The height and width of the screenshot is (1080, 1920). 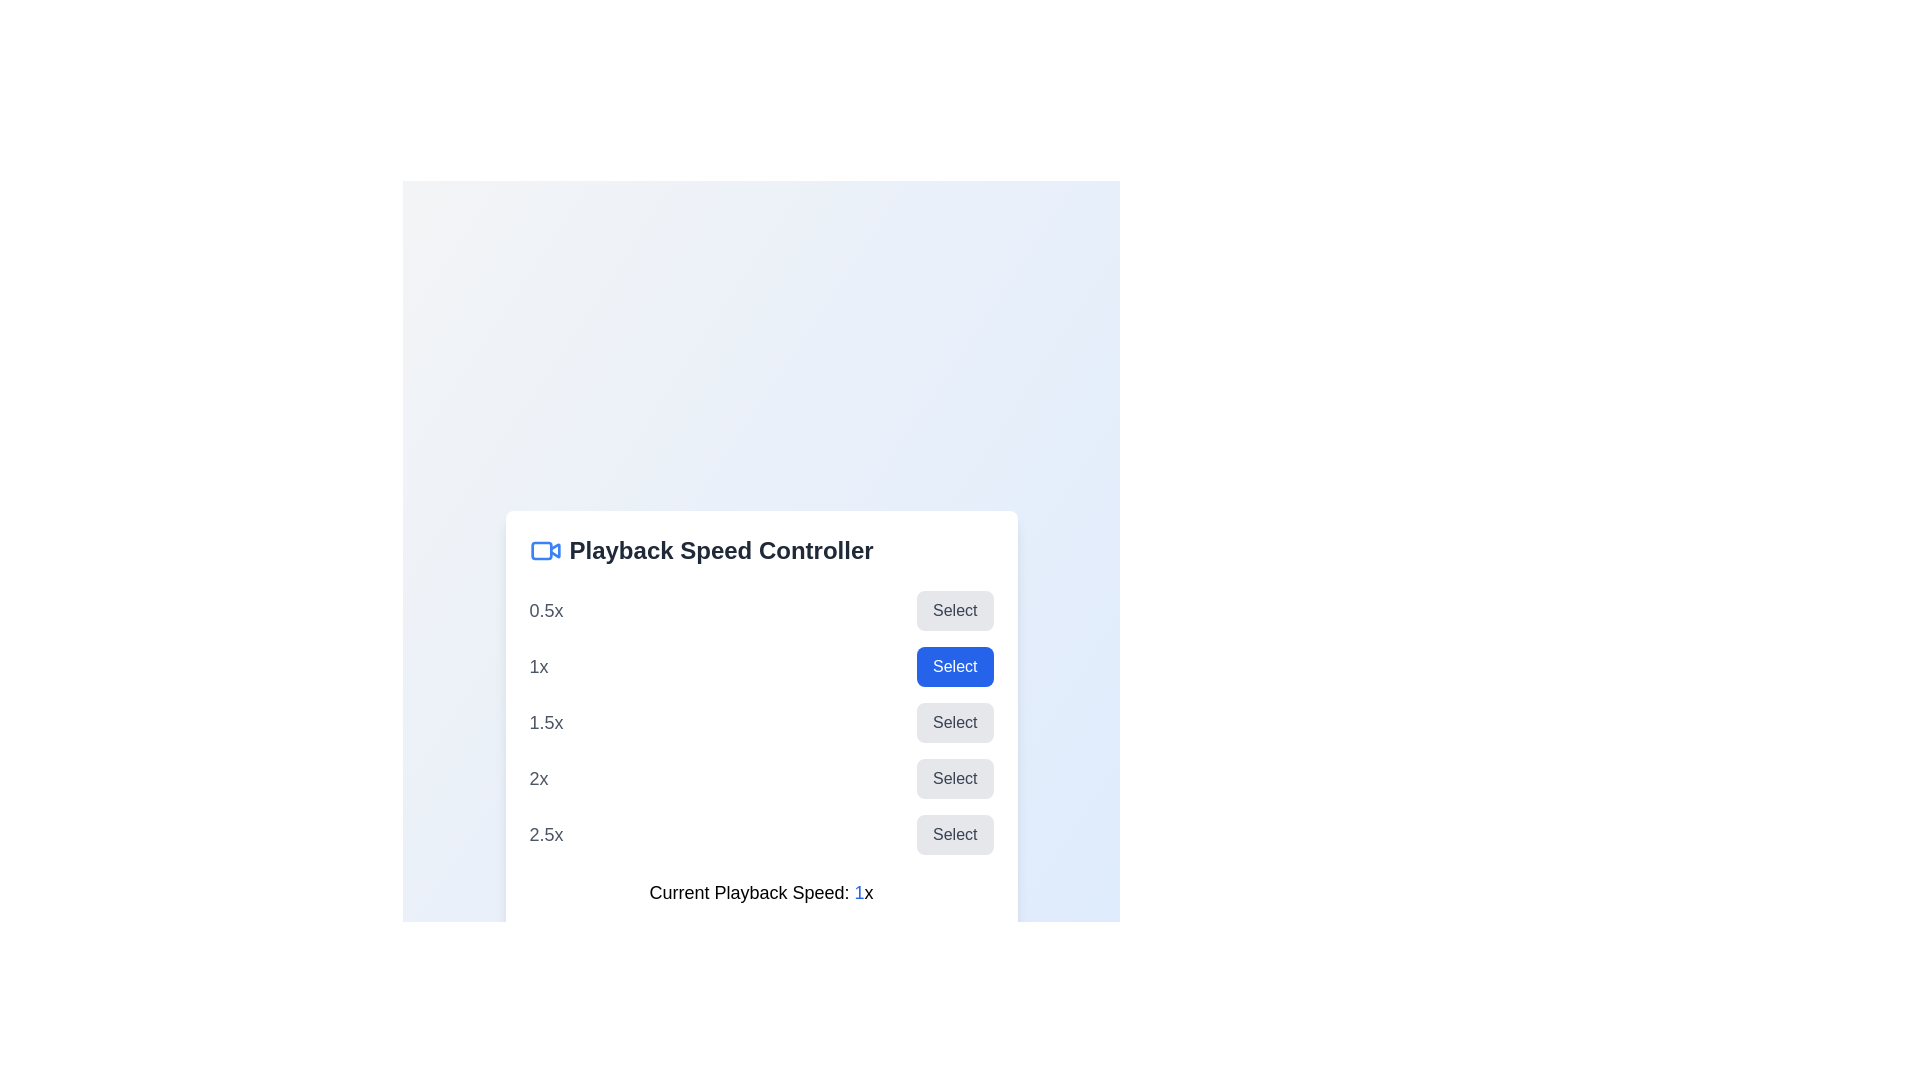 What do you see at coordinates (954, 722) in the screenshot?
I see `the 'Select' button, which is a rectangular button with rounded corners and a light gray background, located to the right of the '1.5x' label` at bounding box center [954, 722].